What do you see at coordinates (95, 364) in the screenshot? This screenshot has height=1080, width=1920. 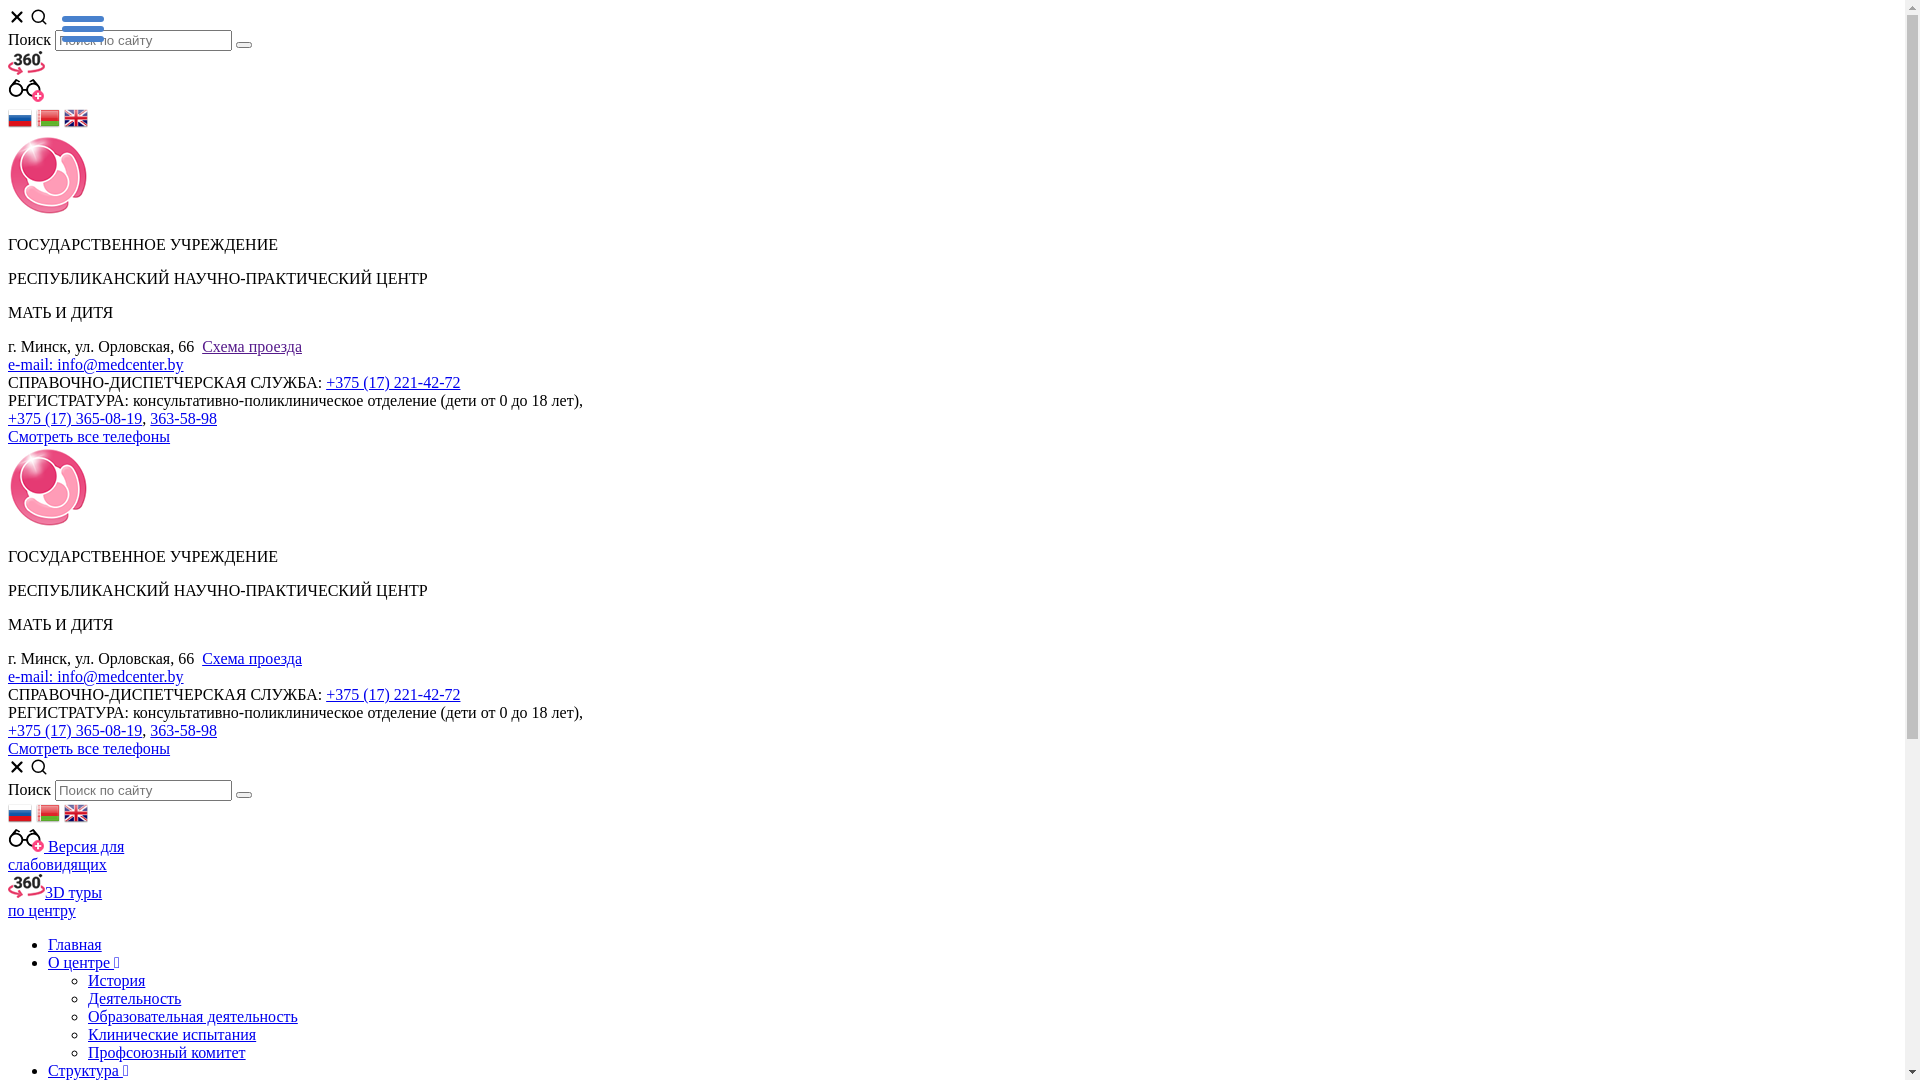 I see `'e-mail: info@medcenter.by'` at bounding box center [95, 364].